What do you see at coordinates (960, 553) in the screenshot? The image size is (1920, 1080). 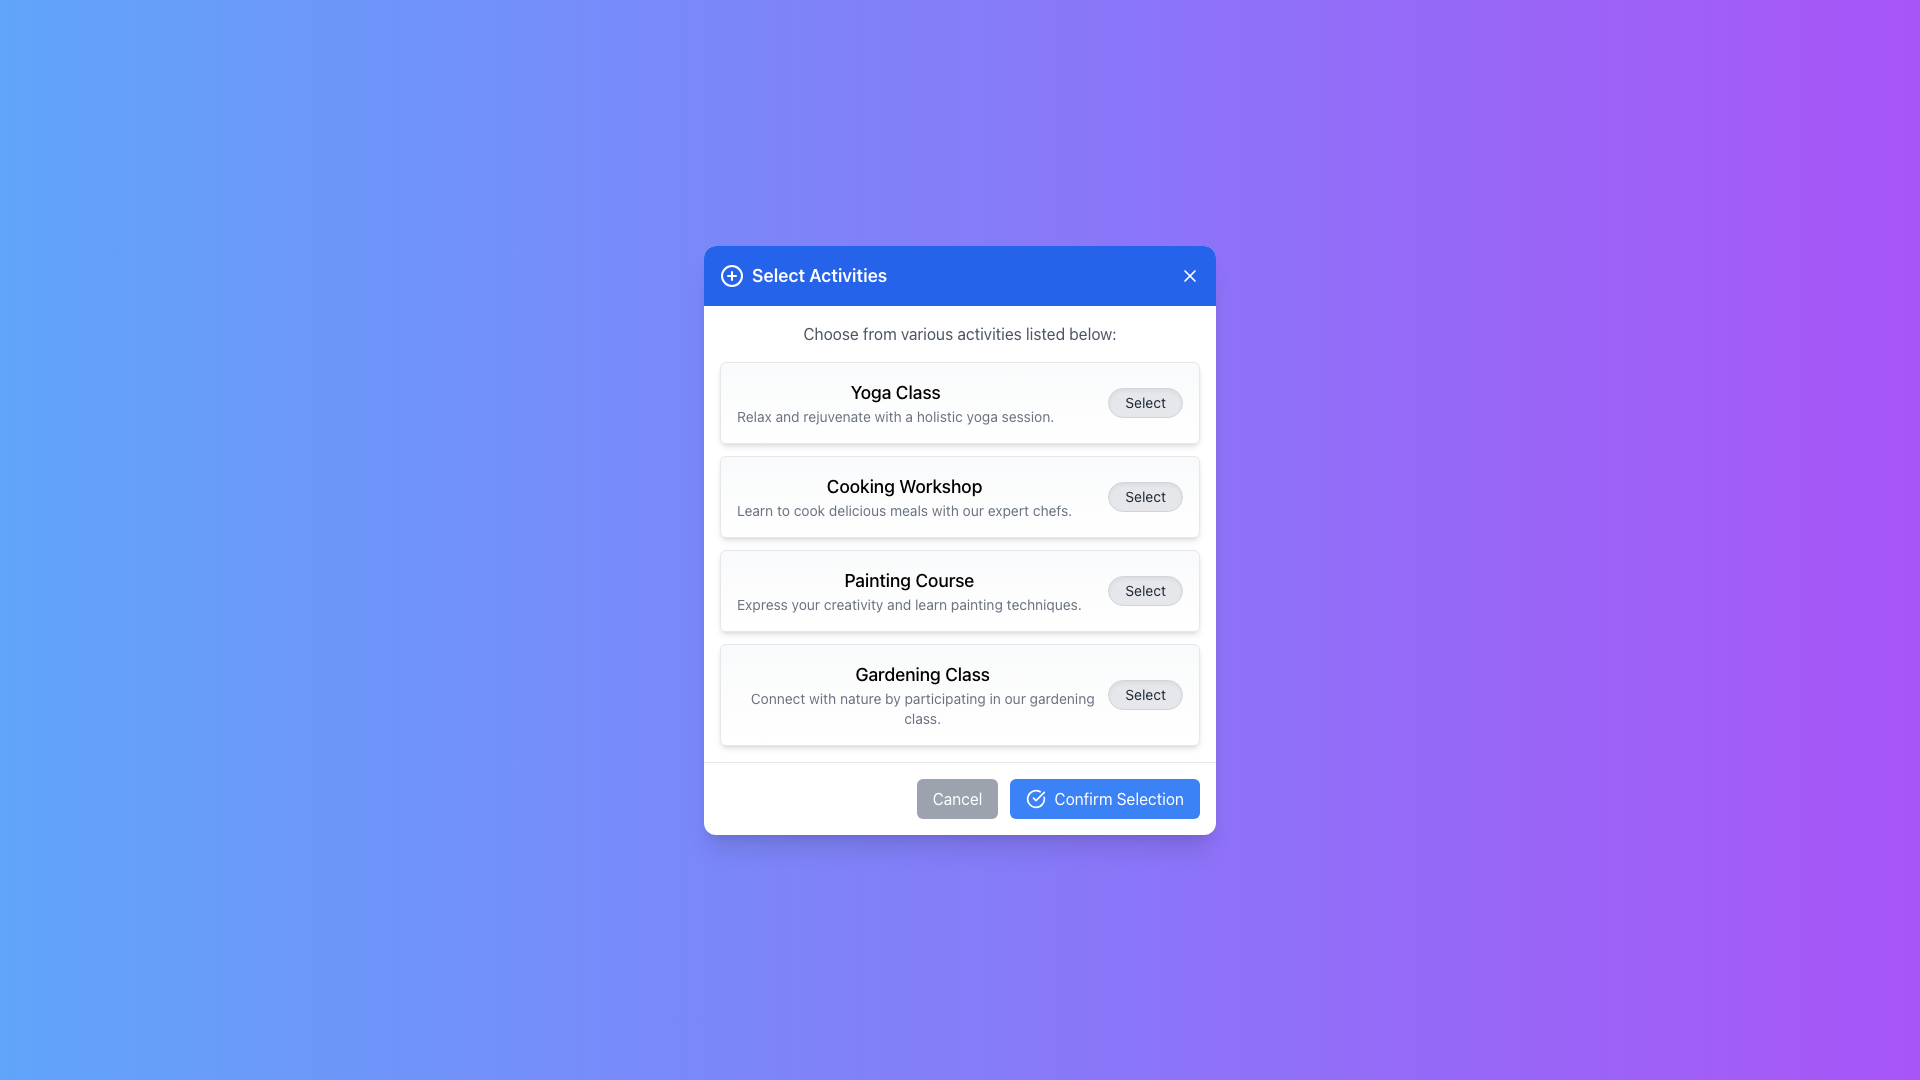 I see `the third activity card in the list of activity cards, which features a bold title, description, and a right-aligned button labeled 'Select'` at bounding box center [960, 553].